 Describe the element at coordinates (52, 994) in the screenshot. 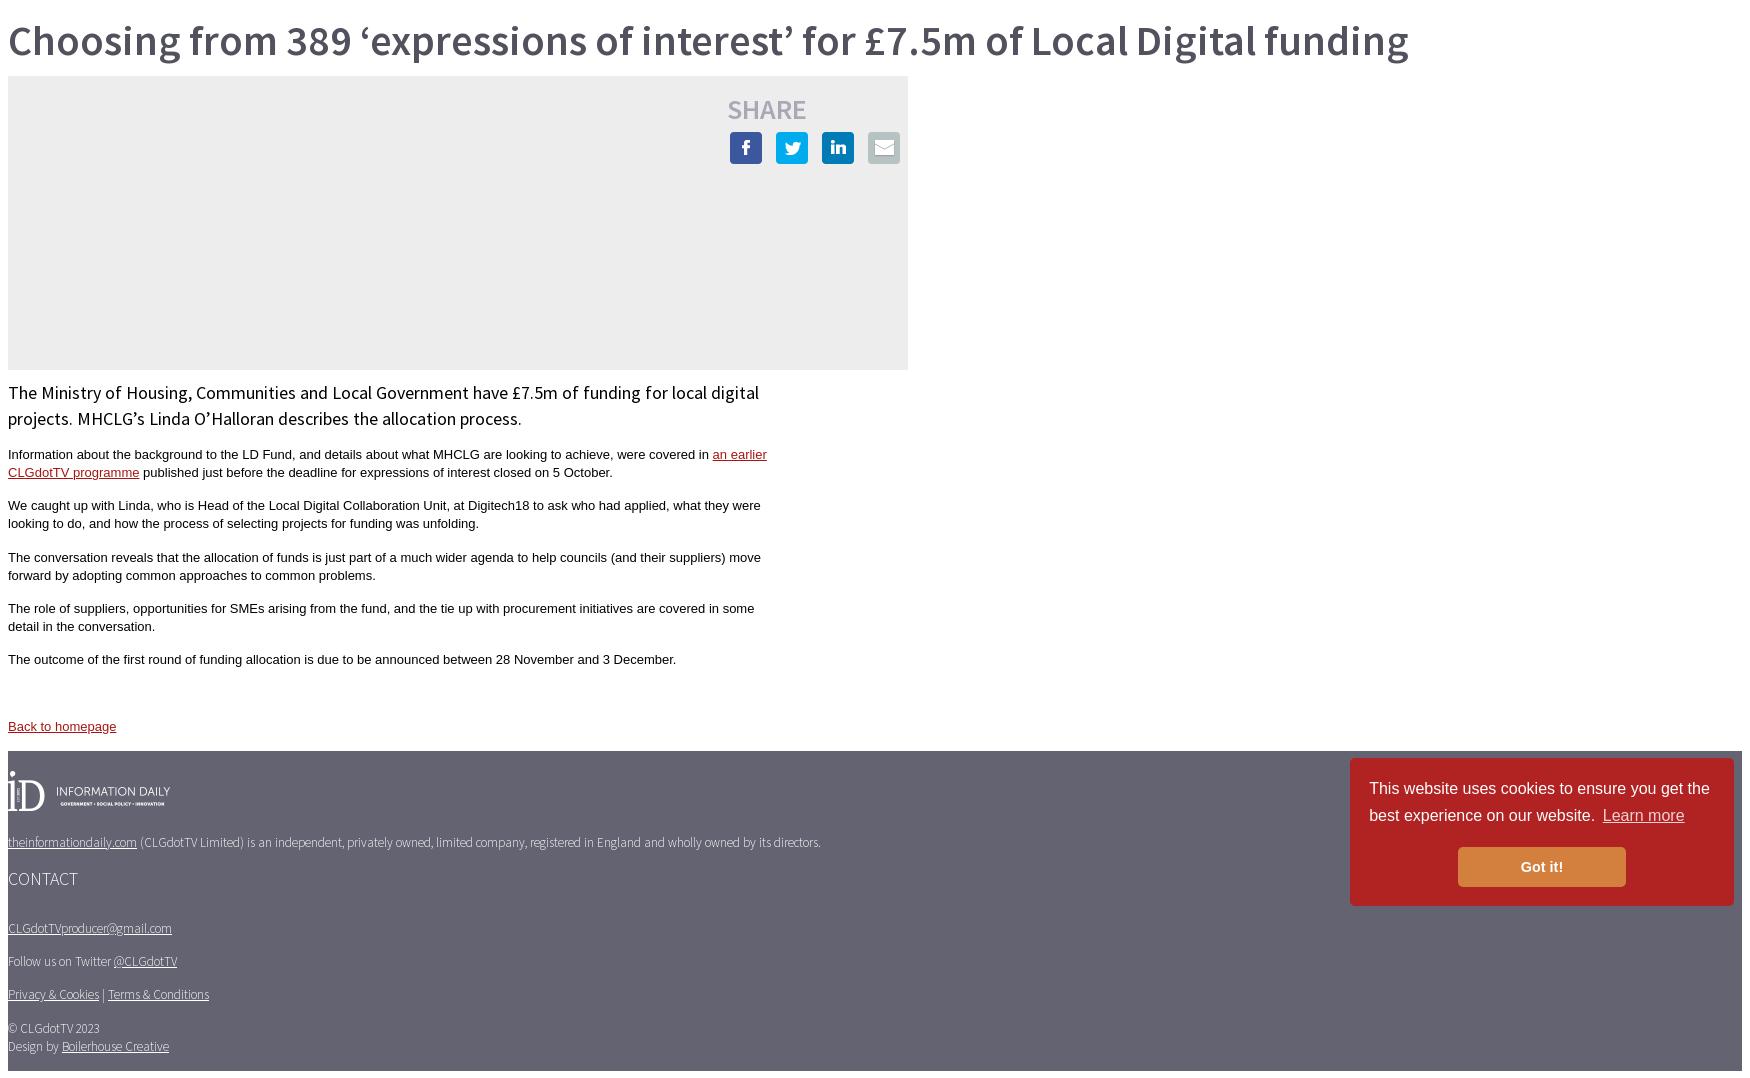

I see `'Privacy & Cookies'` at that location.